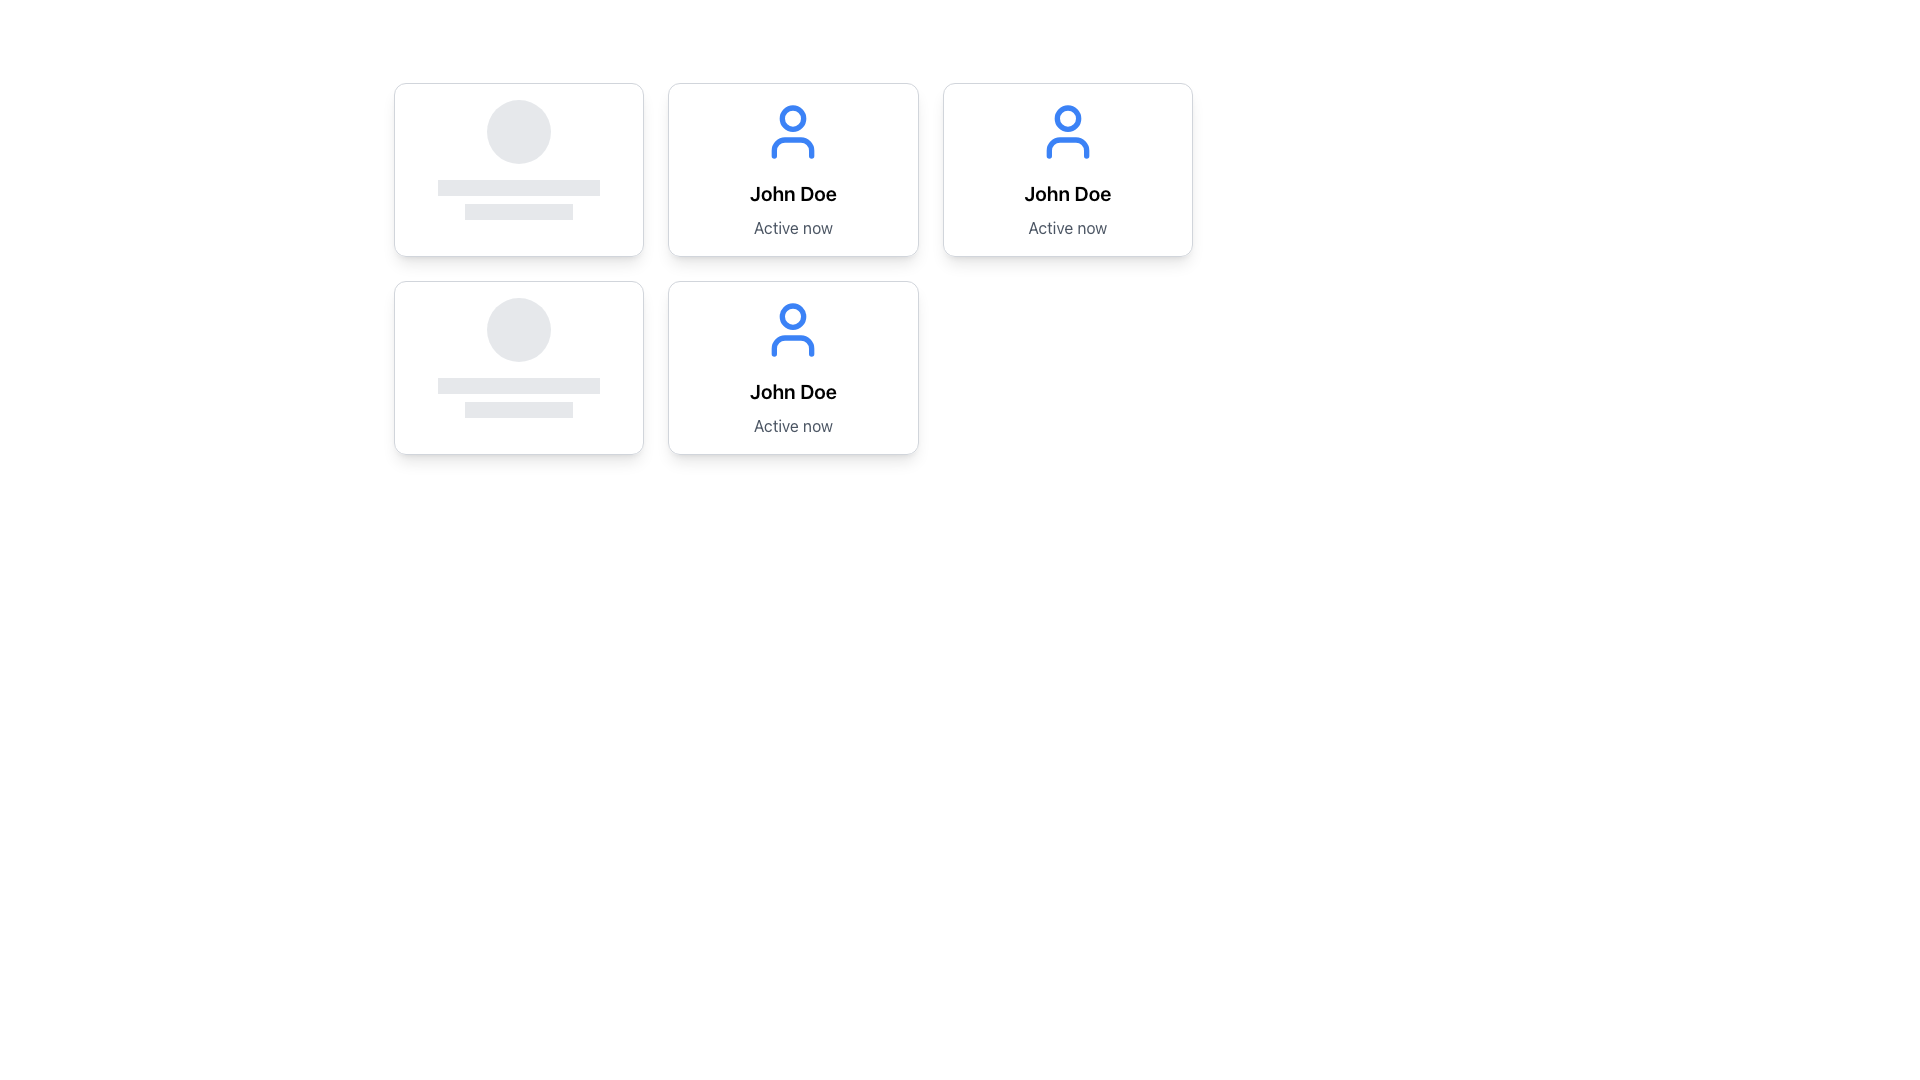 This screenshot has width=1920, height=1080. What do you see at coordinates (1066, 131) in the screenshot?
I see `the profile avatar icon located in the card labeled 'John Doe' with the subtitle 'Active now', positioned at the top and centered horizontally in the card` at bounding box center [1066, 131].